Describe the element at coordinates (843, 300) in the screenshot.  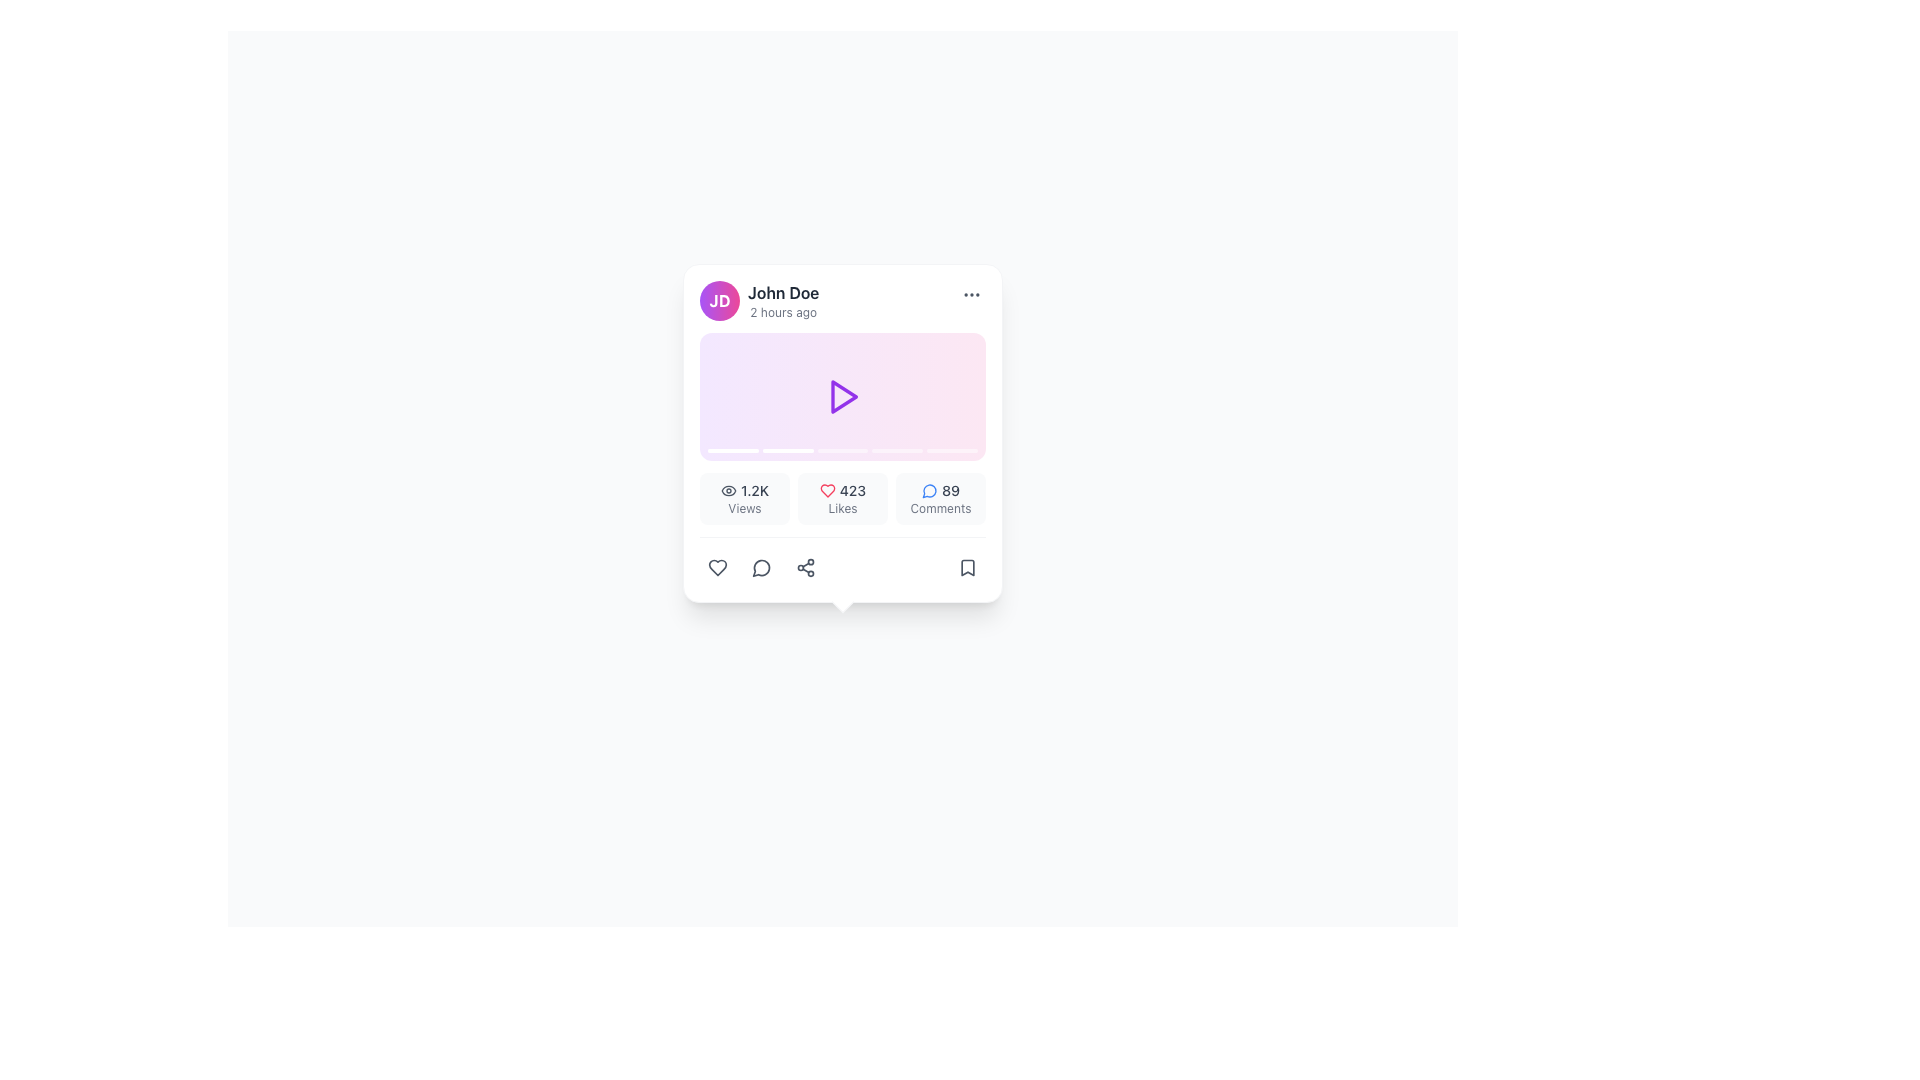
I see `the circular avatar in the Profile Information Display` at that location.